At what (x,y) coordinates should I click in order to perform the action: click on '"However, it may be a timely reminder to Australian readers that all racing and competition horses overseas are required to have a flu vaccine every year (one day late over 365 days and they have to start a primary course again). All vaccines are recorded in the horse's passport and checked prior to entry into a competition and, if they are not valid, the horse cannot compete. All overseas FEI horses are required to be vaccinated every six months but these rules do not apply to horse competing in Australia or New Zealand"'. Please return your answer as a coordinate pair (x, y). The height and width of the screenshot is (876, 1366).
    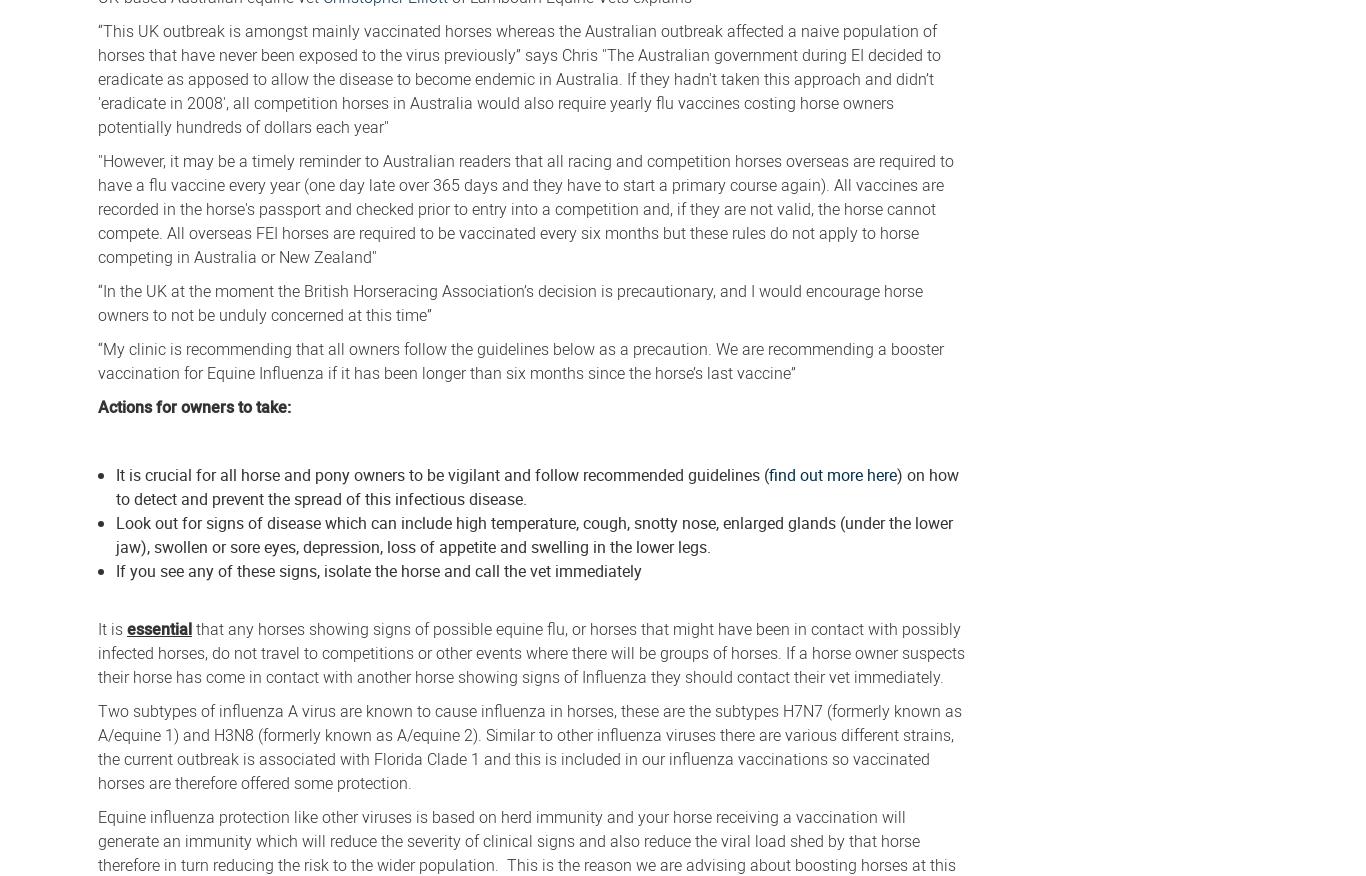
    Looking at the image, I should click on (97, 207).